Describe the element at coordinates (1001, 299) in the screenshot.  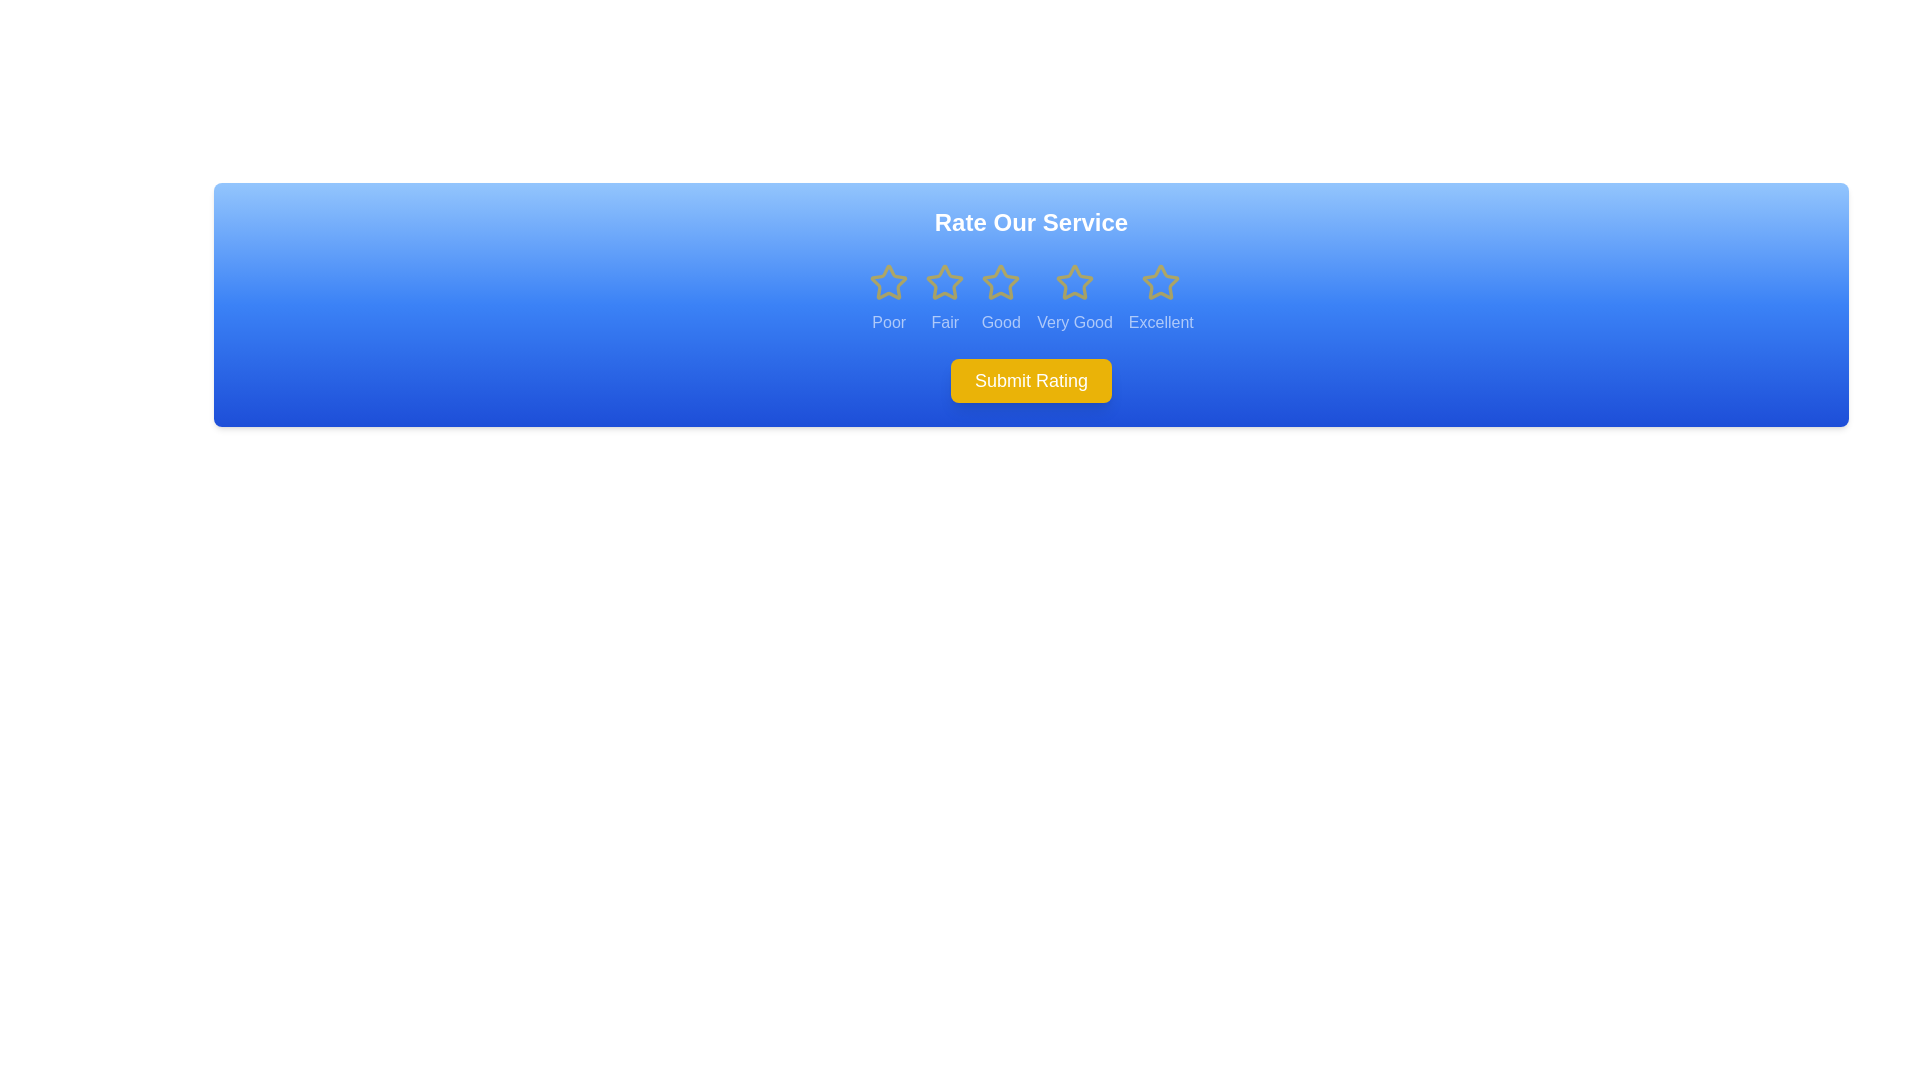
I see `the third rating option labeled 'Good'` at that location.